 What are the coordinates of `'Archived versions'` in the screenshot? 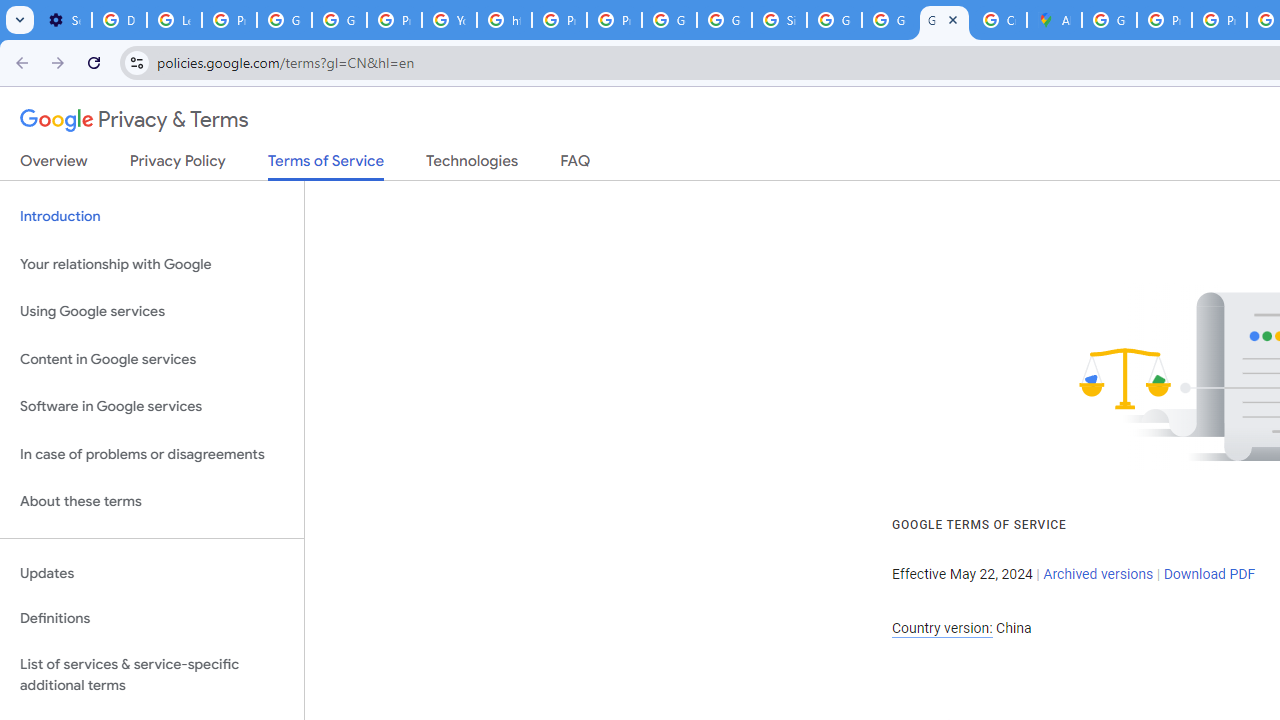 It's located at (1097, 574).